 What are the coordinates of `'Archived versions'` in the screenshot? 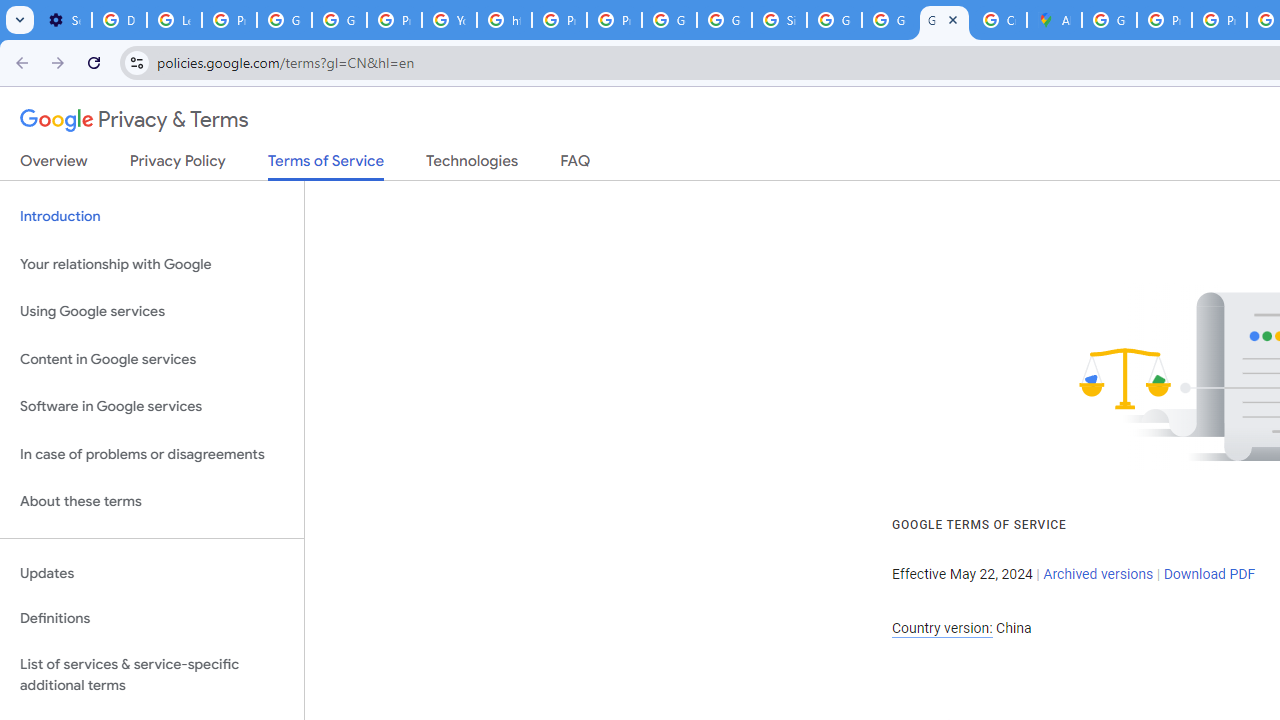 It's located at (1097, 574).